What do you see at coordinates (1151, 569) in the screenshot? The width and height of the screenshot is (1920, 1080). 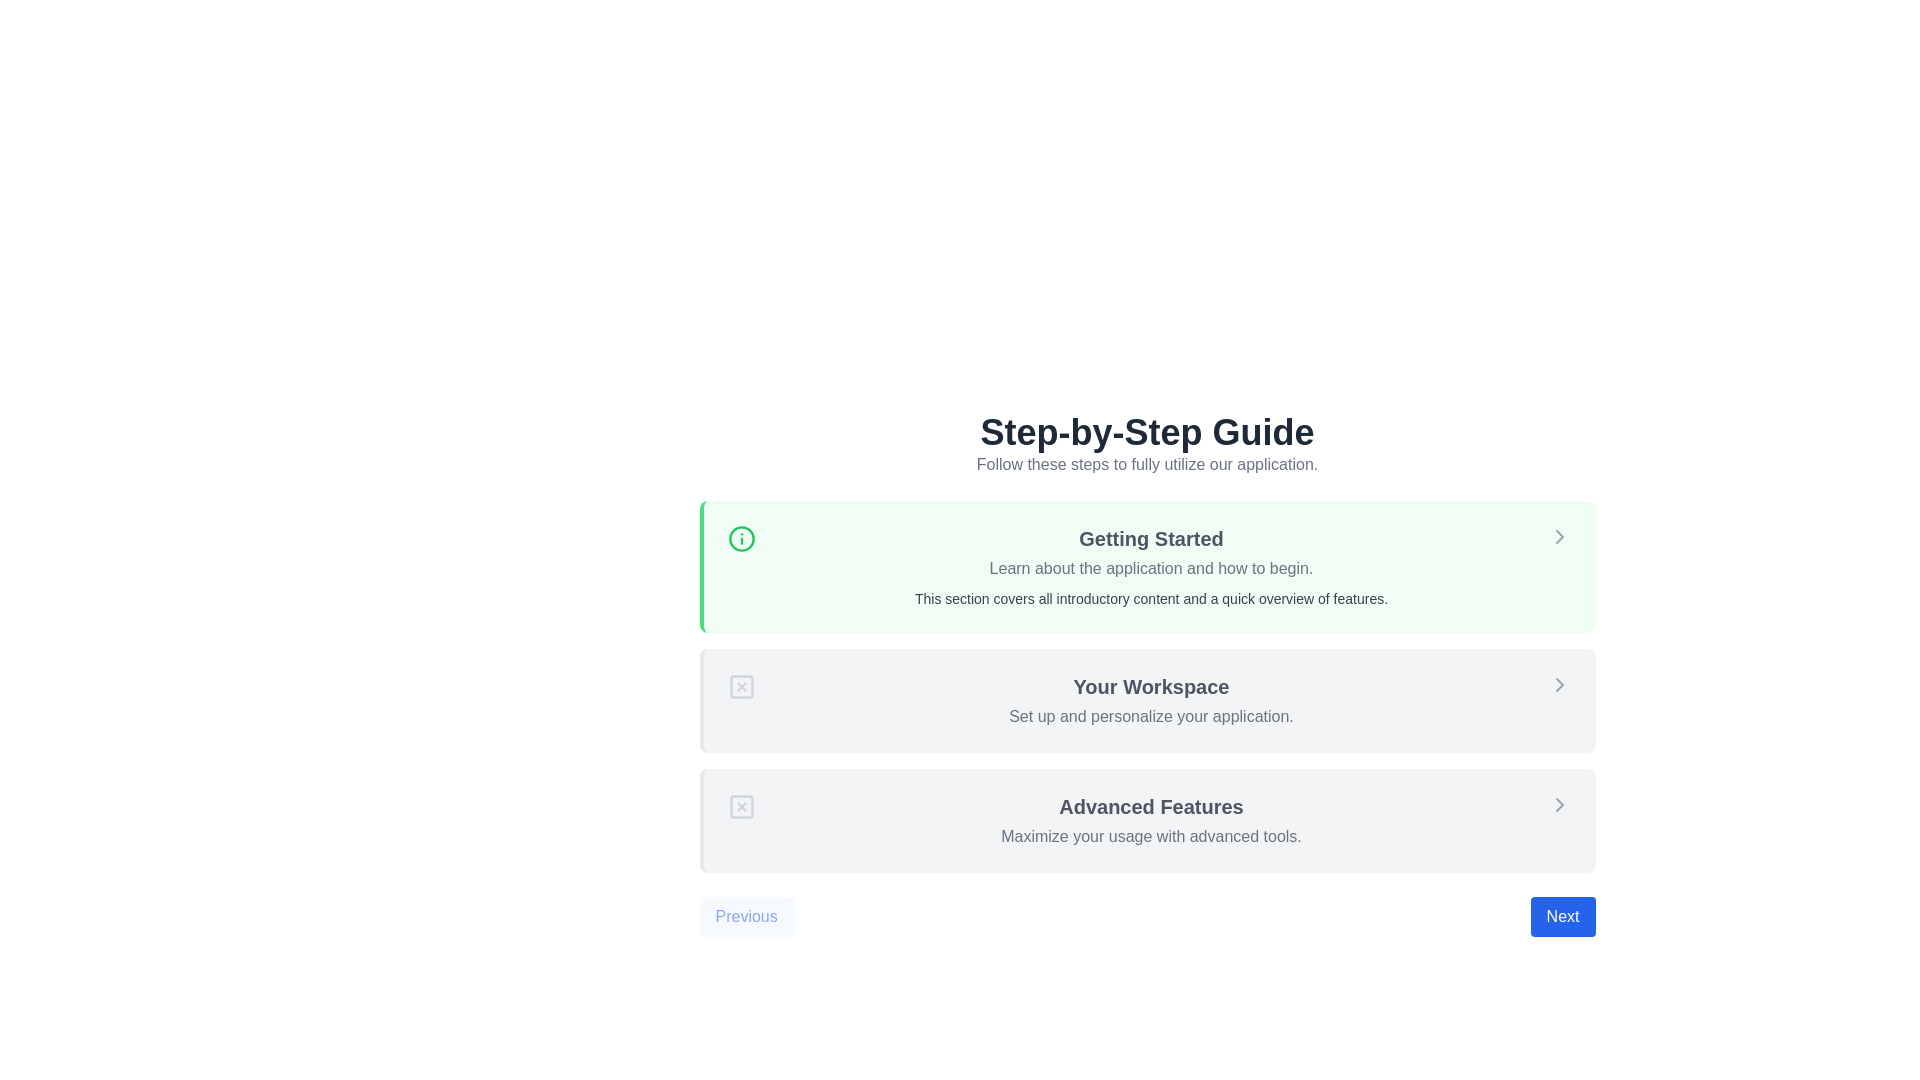 I see `text block that says 'Learn about the application and how to begin.' located in the 'Getting Started' section, styled in medium gray color, positioned below the header 'Getting Started'` at bounding box center [1151, 569].